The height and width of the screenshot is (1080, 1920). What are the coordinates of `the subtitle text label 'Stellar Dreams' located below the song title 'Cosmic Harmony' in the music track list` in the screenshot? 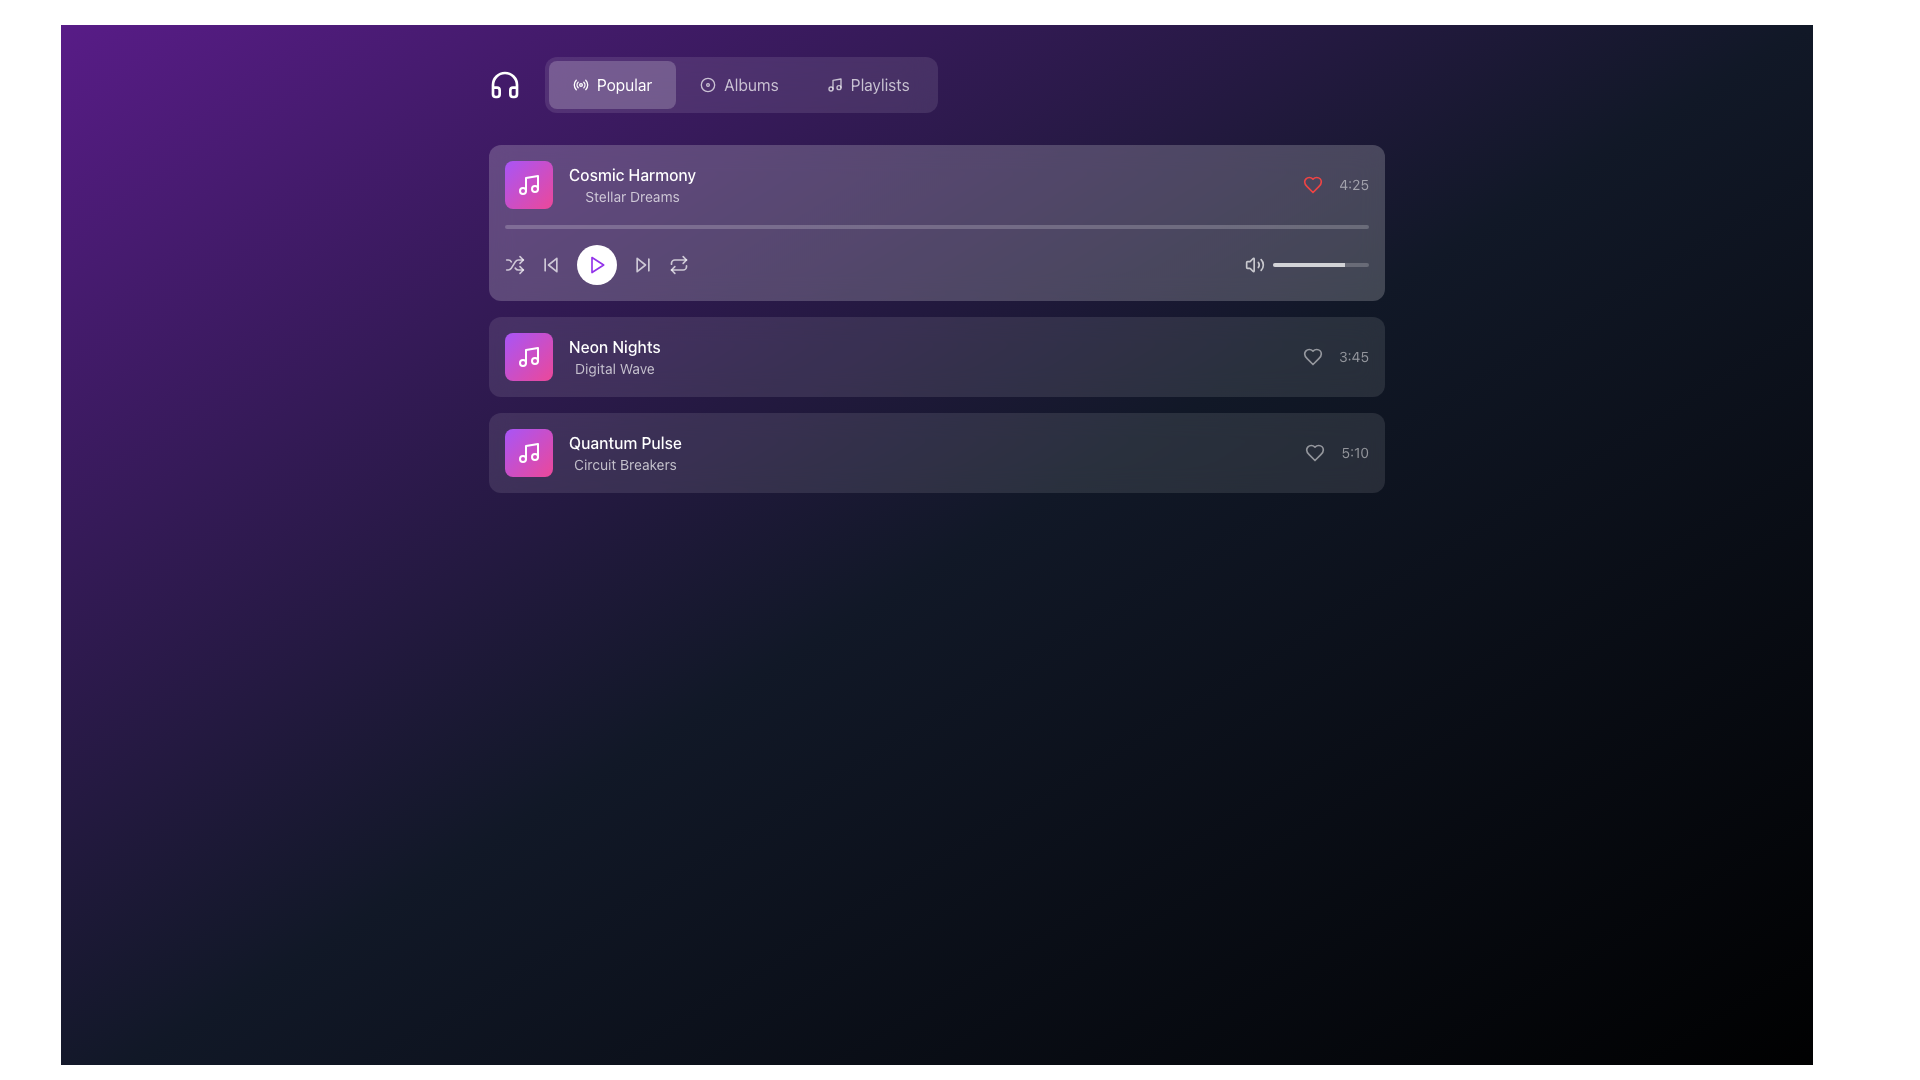 It's located at (631, 196).